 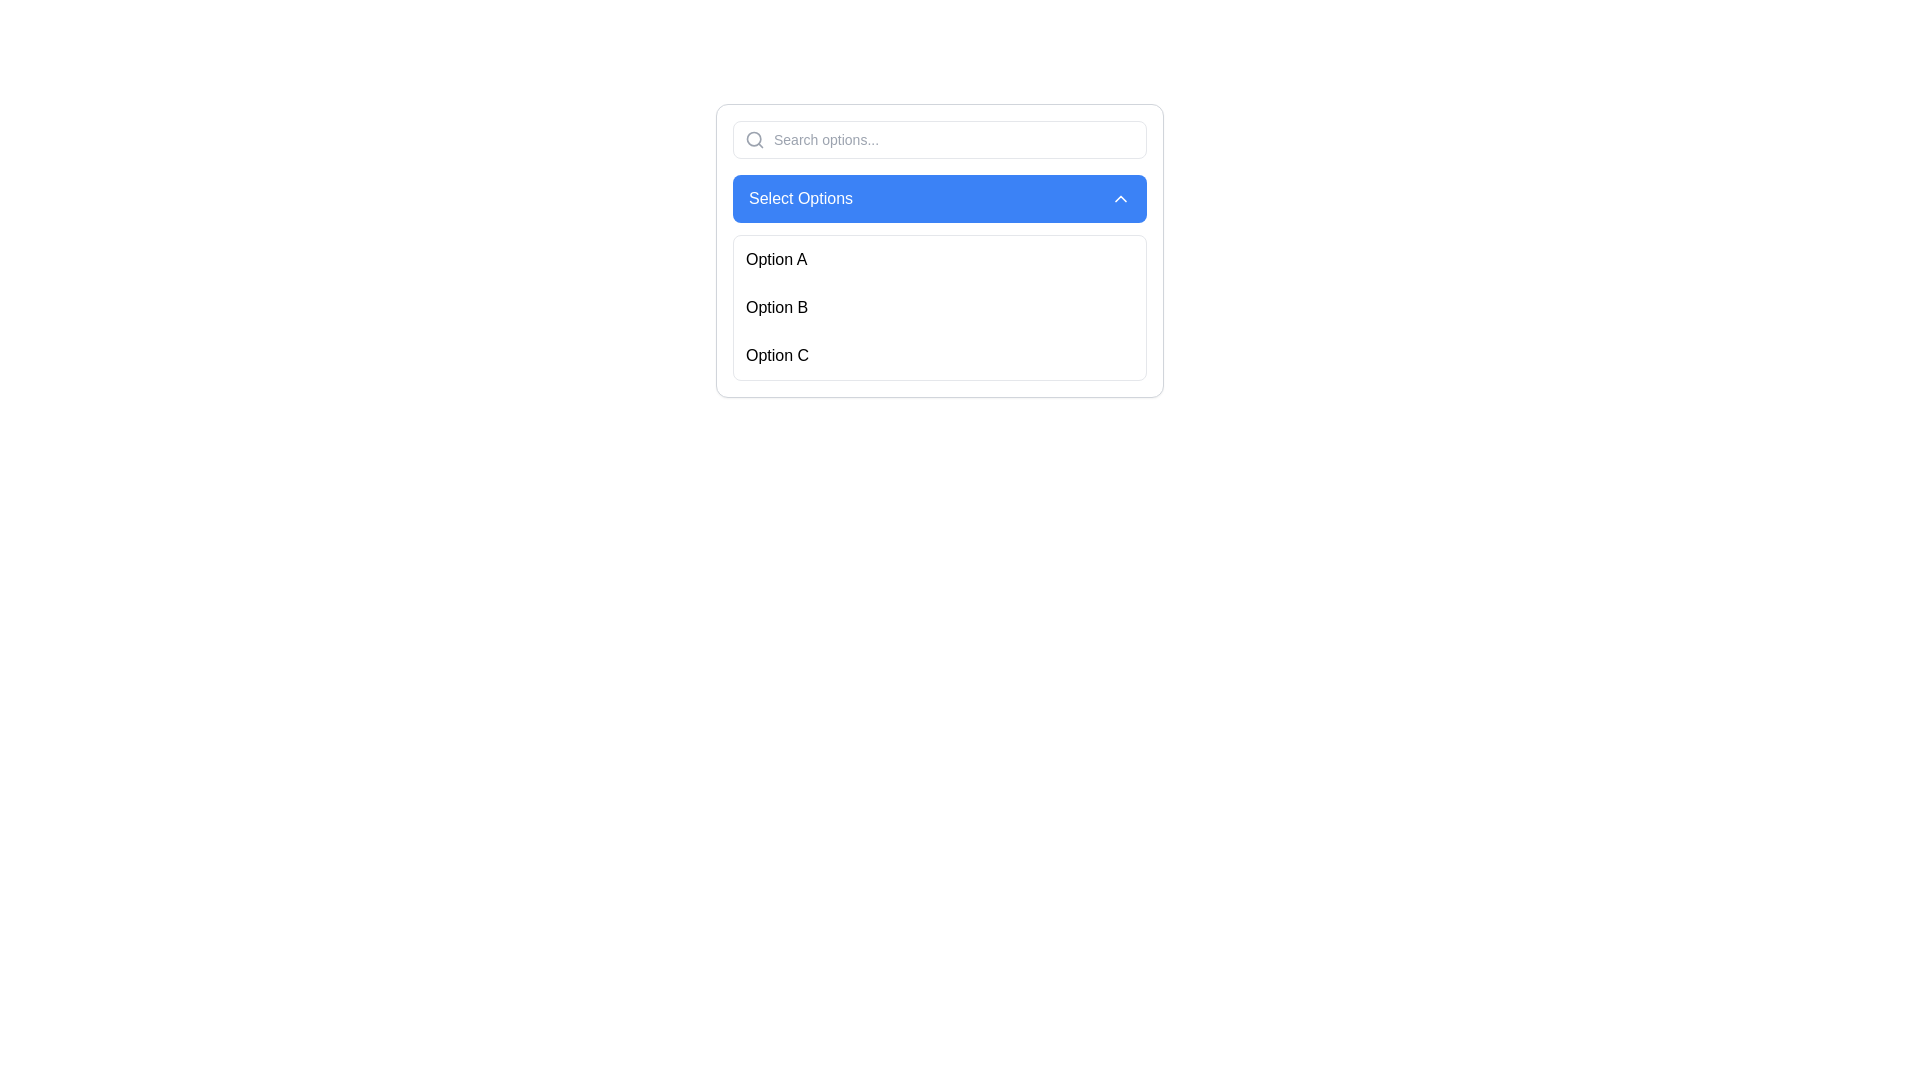 I want to click on to select one of the options from the dropdown list containing 'Option A', 'Option B', and 'Option C', which is the third section below the blue button labeled 'Select Options', so click(x=939, y=308).